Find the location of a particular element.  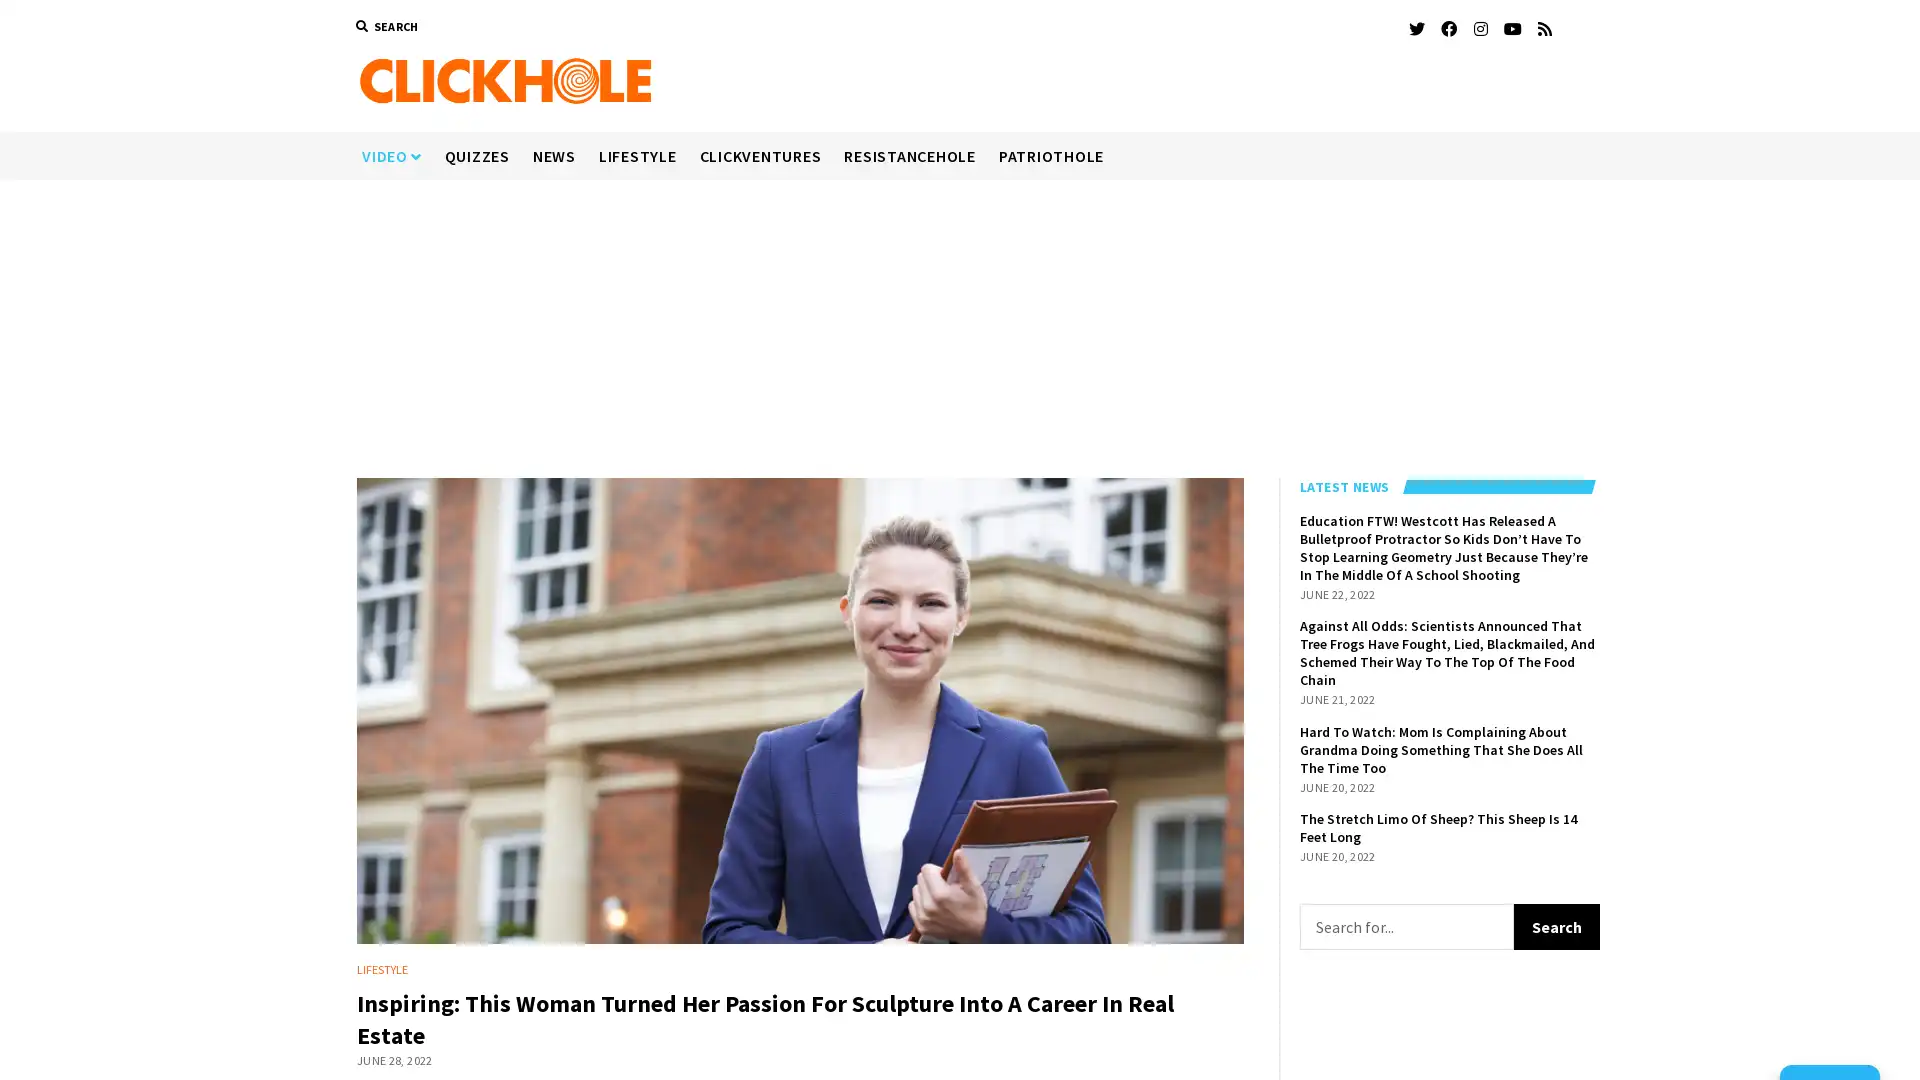

SEARCH is located at coordinates (386, 27).